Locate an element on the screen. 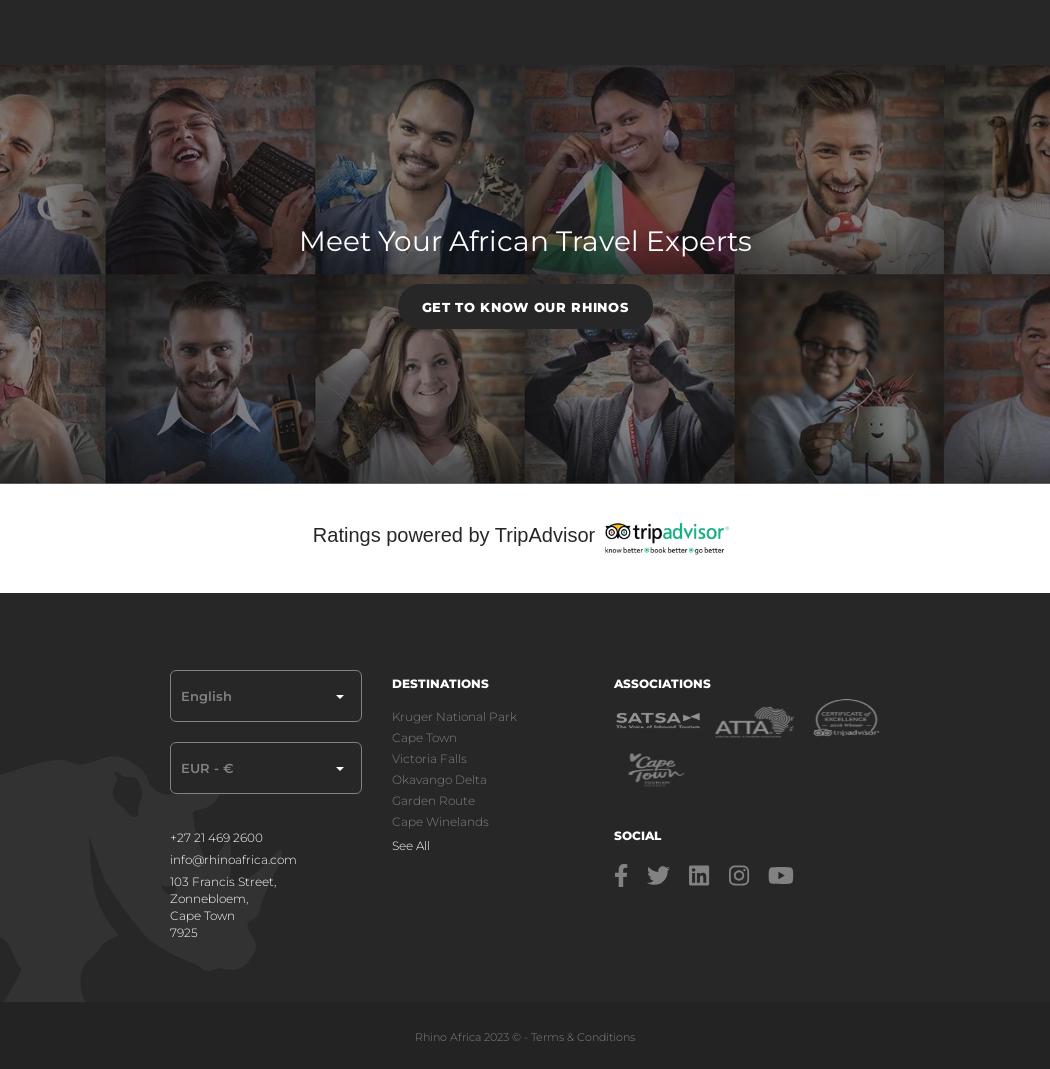 The image size is (1050, 1069). 'English' is located at coordinates (205, 693).